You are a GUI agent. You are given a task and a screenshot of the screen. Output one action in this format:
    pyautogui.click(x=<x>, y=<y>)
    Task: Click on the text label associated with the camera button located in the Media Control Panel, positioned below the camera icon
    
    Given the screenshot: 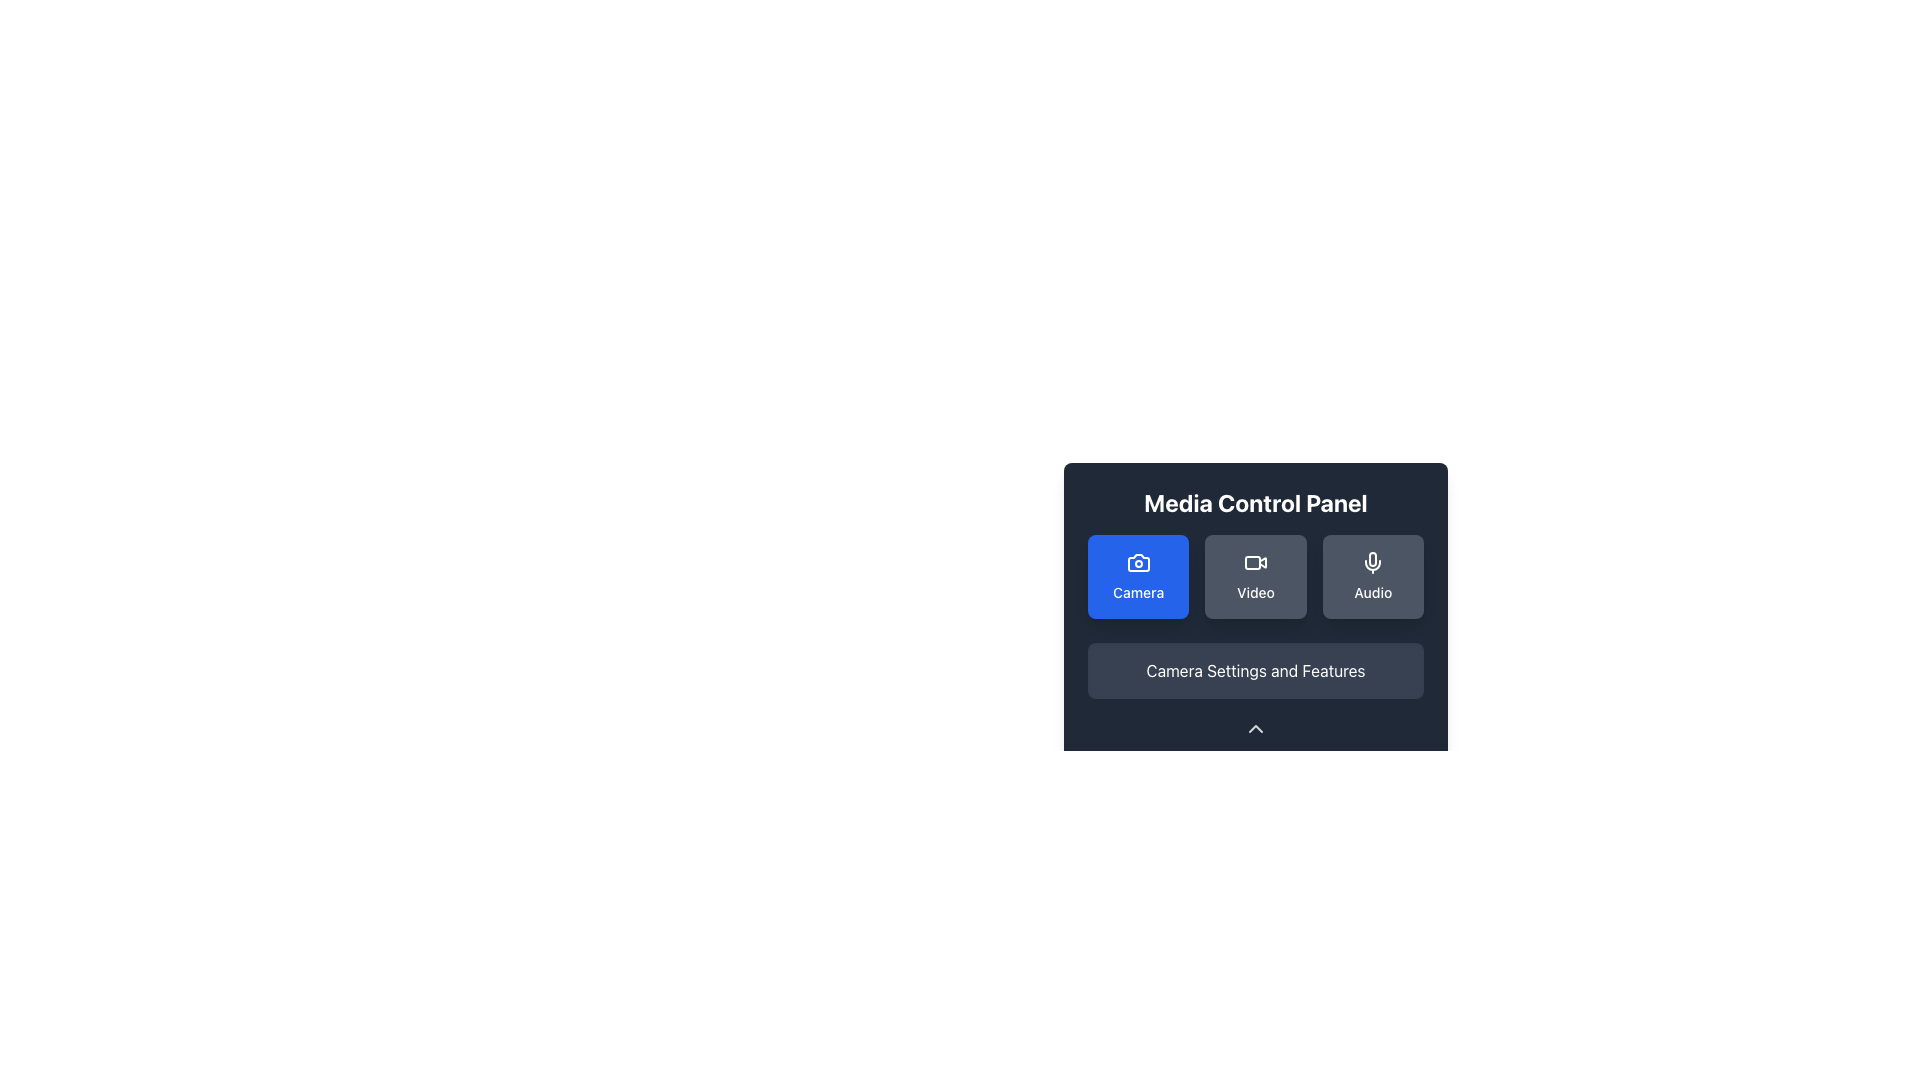 What is the action you would take?
    pyautogui.click(x=1138, y=592)
    